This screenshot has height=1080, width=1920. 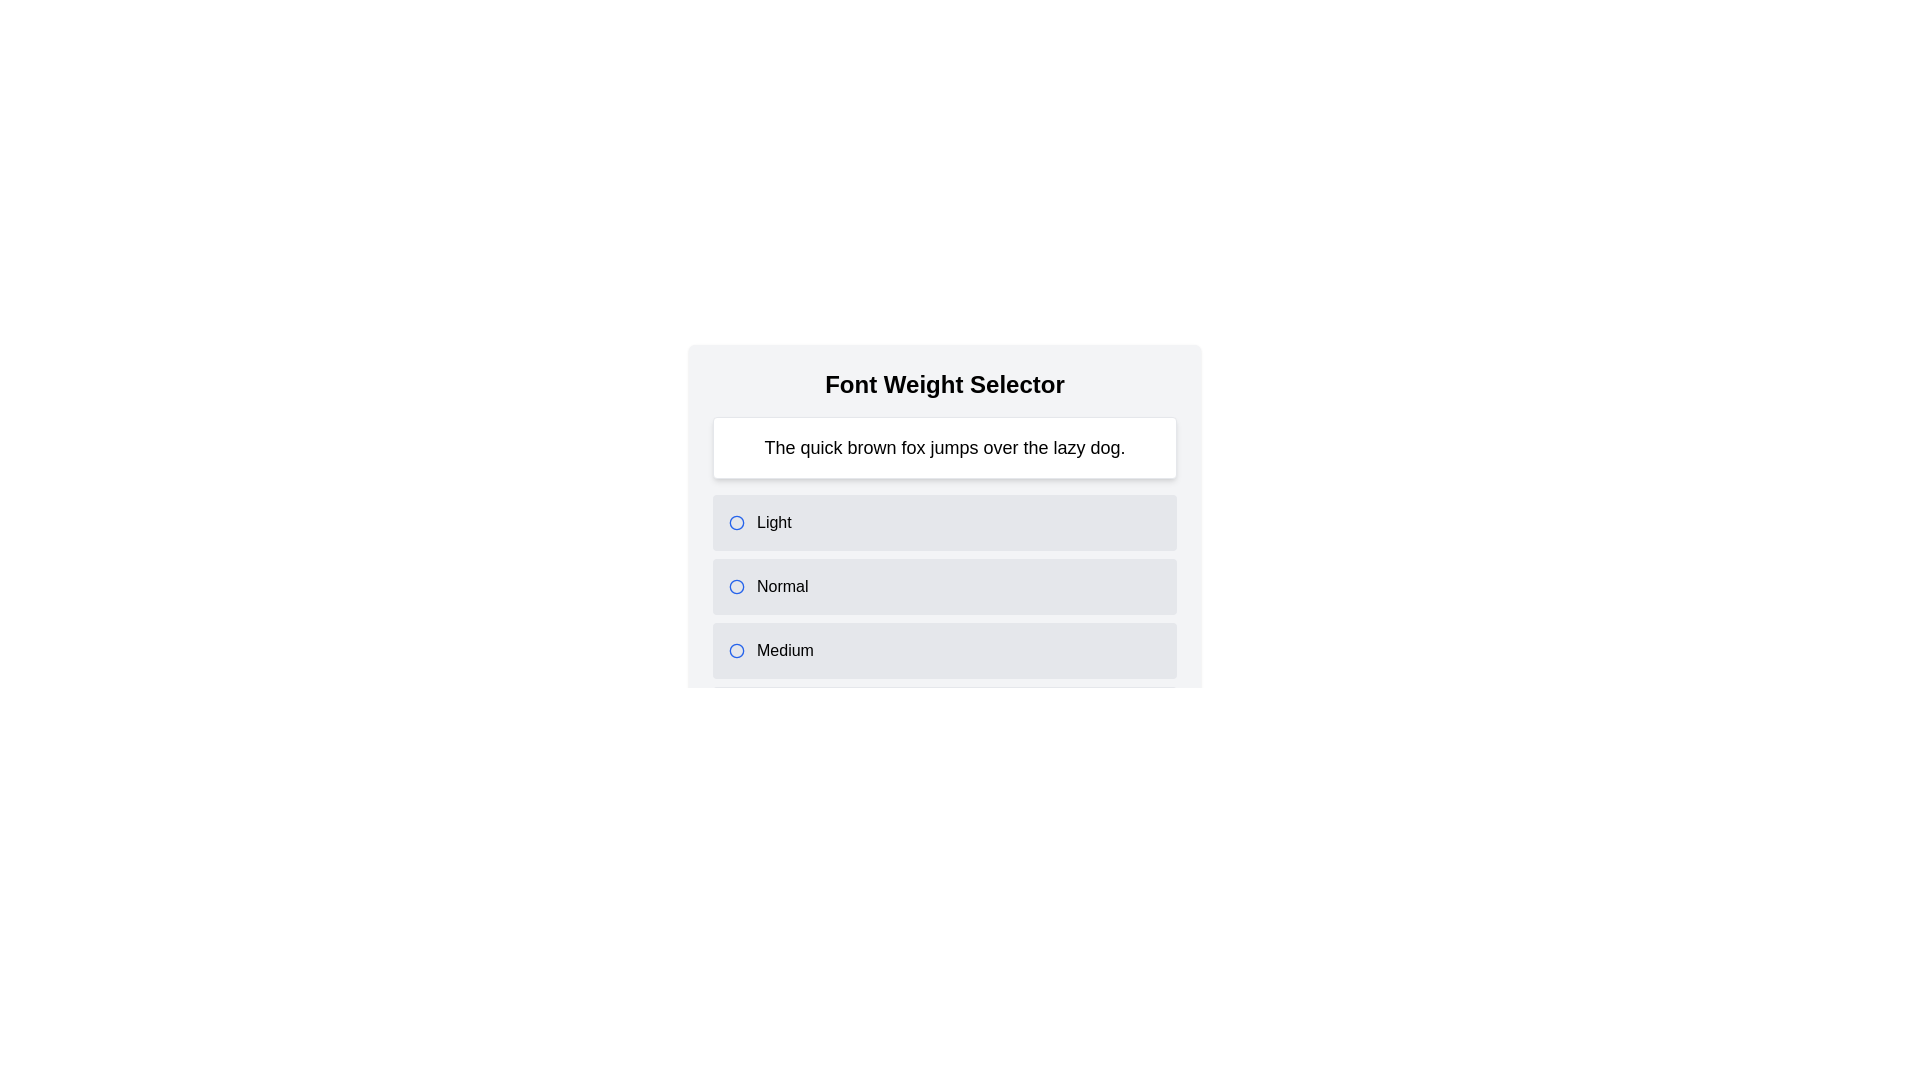 What do you see at coordinates (944, 585) in the screenshot?
I see `the 'Normal' radio button option, which is the second option in the vertical list of selectable items for font weight` at bounding box center [944, 585].